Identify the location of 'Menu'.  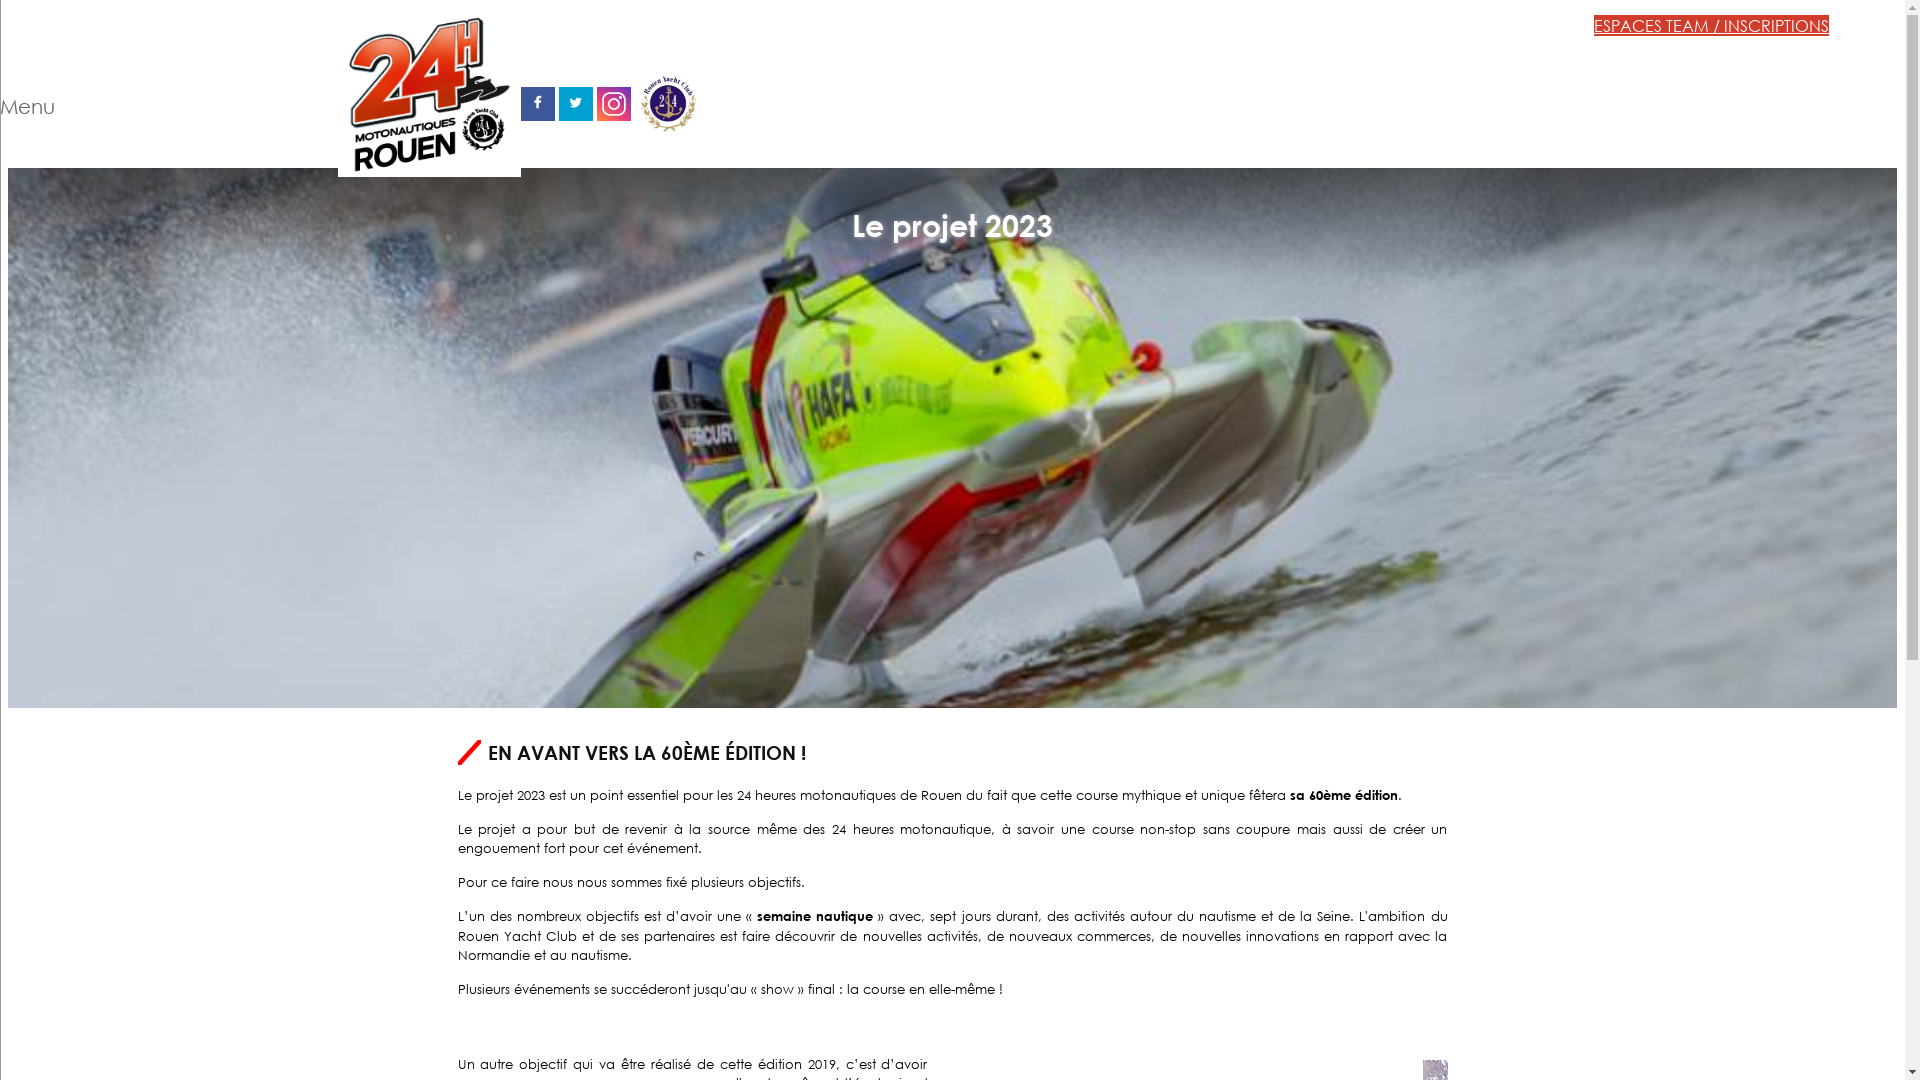
(123, 70).